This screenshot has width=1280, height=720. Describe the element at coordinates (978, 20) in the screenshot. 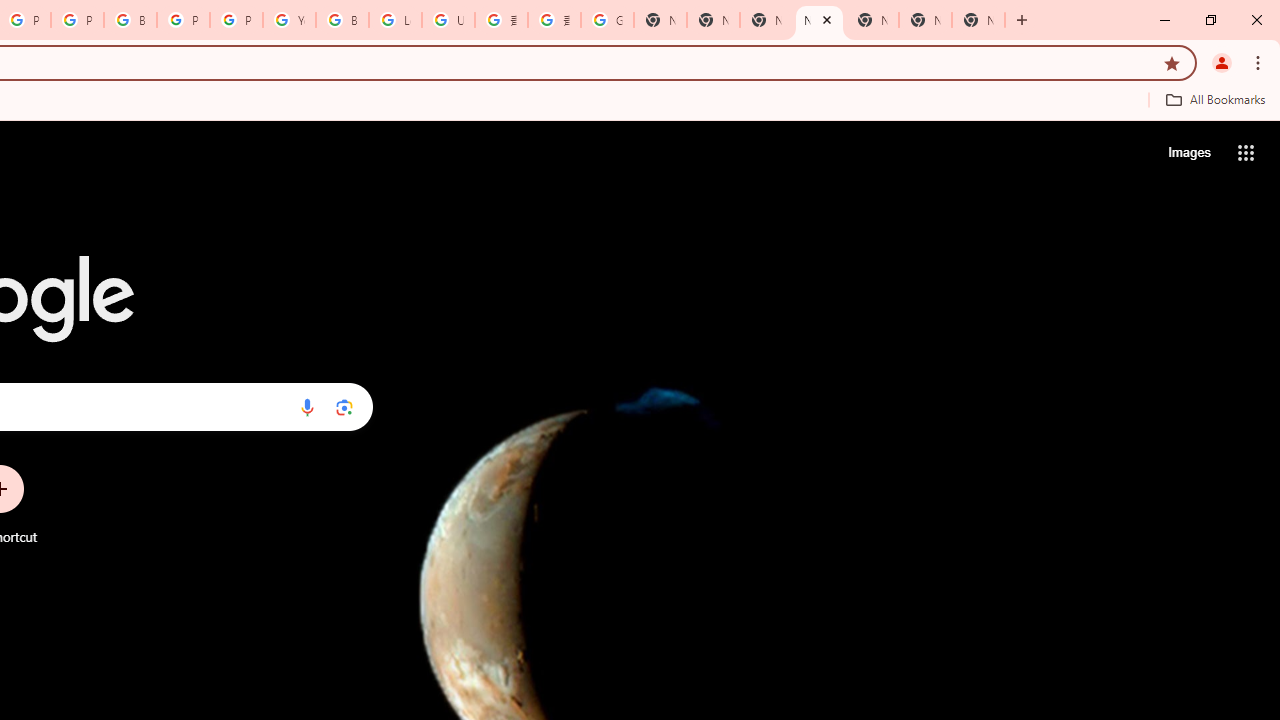

I see `'New Tab'` at that location.